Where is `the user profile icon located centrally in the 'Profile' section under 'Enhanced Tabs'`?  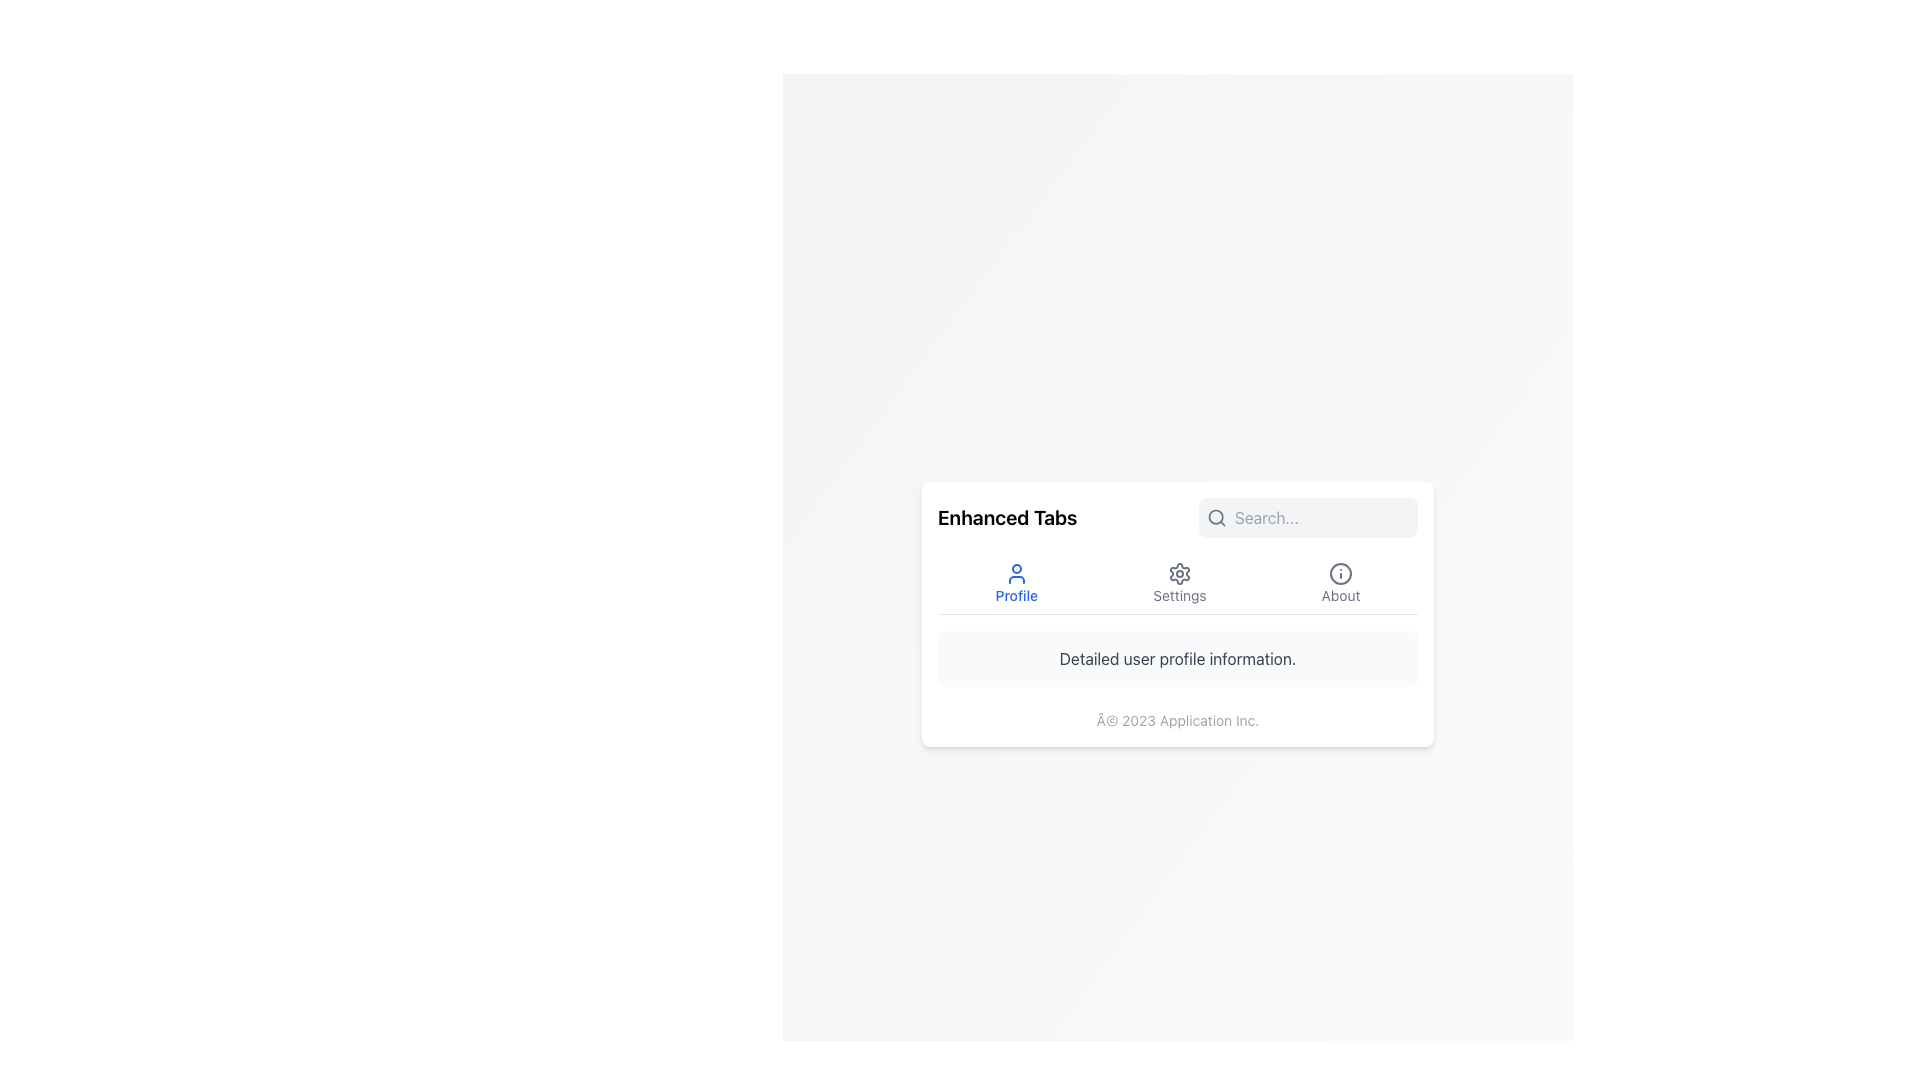 the user profile icon located centrally in the 'Profile' section under 'Enhanced Tabs' is located at coordinates (1016, 573).